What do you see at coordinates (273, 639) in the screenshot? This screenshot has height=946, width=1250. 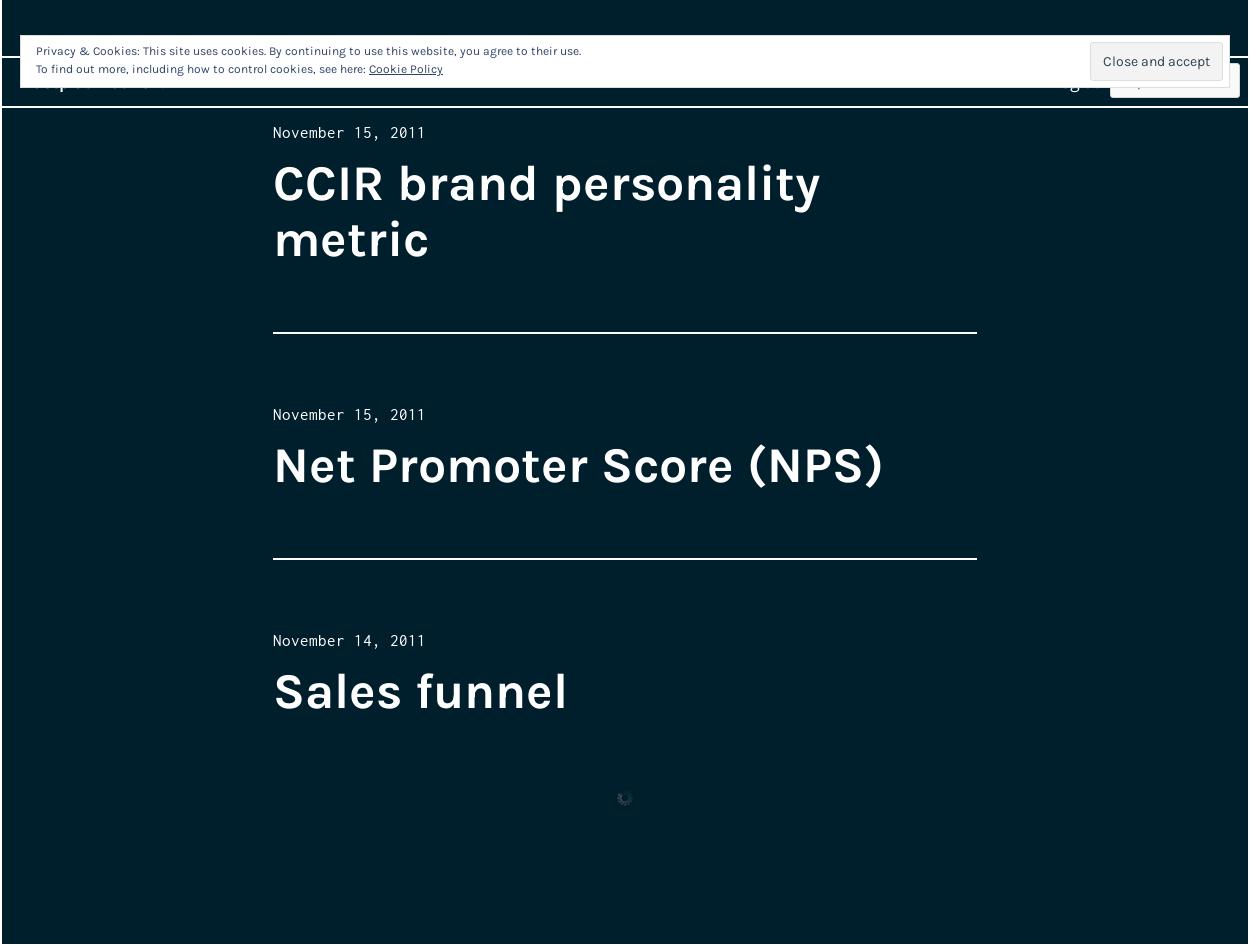 I see `'November 14, 2011'` at bounding box center [273, 639].